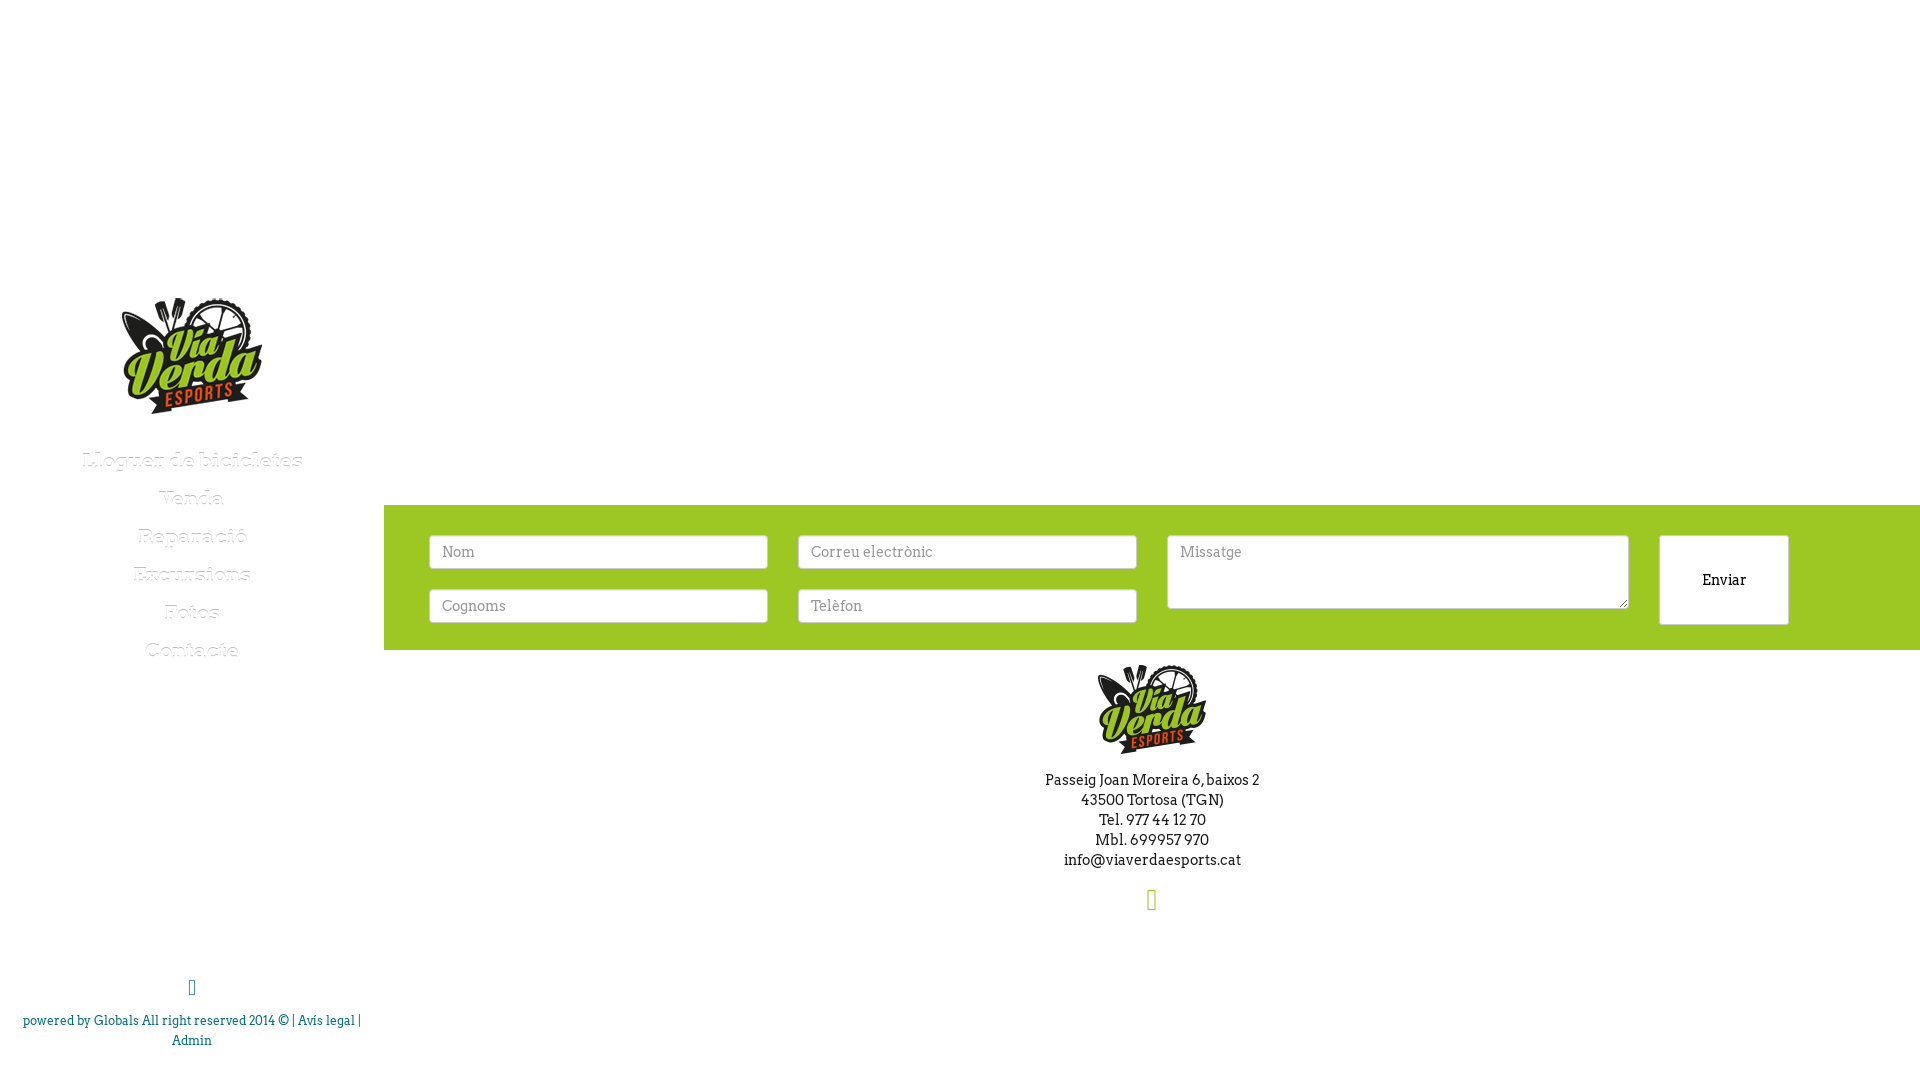 The height and width of the screenshot is (1080, 1920). What do you see at coordinates (192, 612) in the screenshot?
I see `'Fotos'` at bounding box center [192, 612].